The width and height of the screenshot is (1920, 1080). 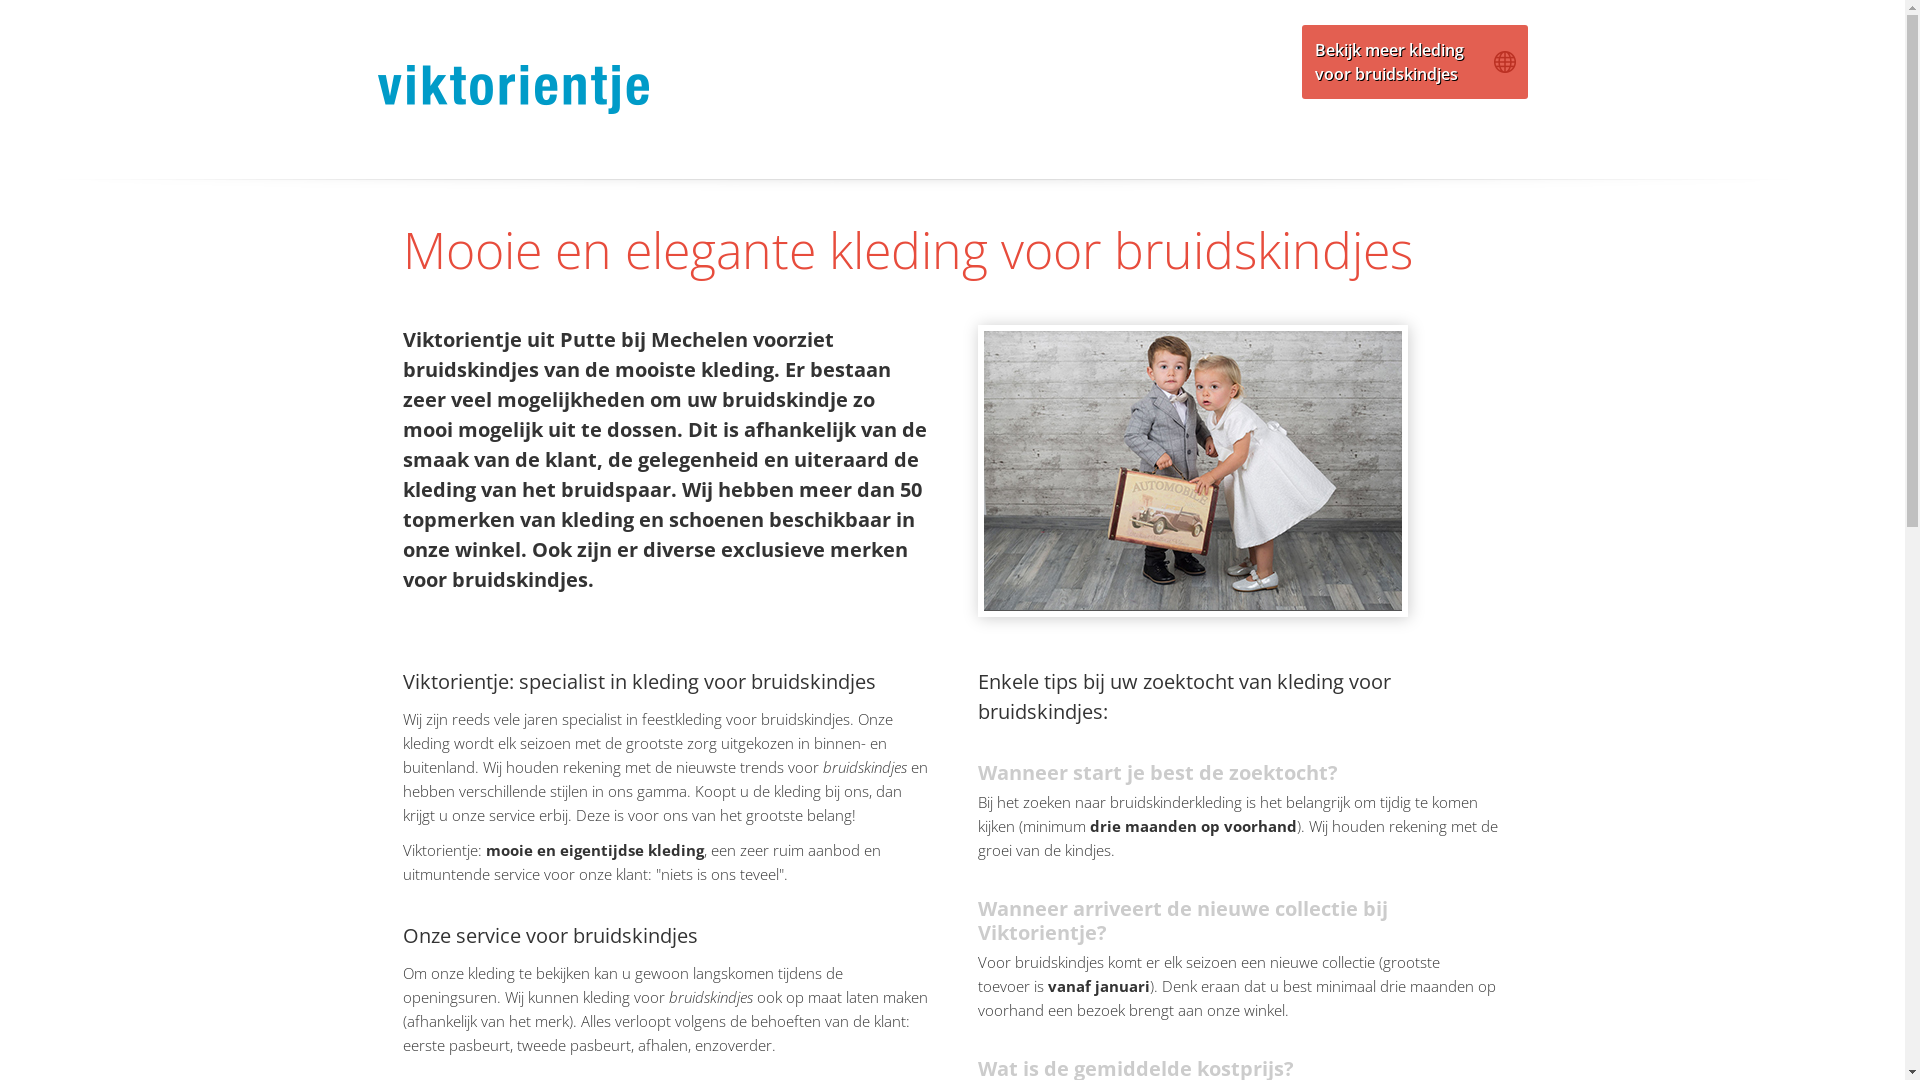 What do you see at coordinates (1414, 60) in the screenshot?
I see `'Bekijk meer kleding` at bounding box center [1414, 60].